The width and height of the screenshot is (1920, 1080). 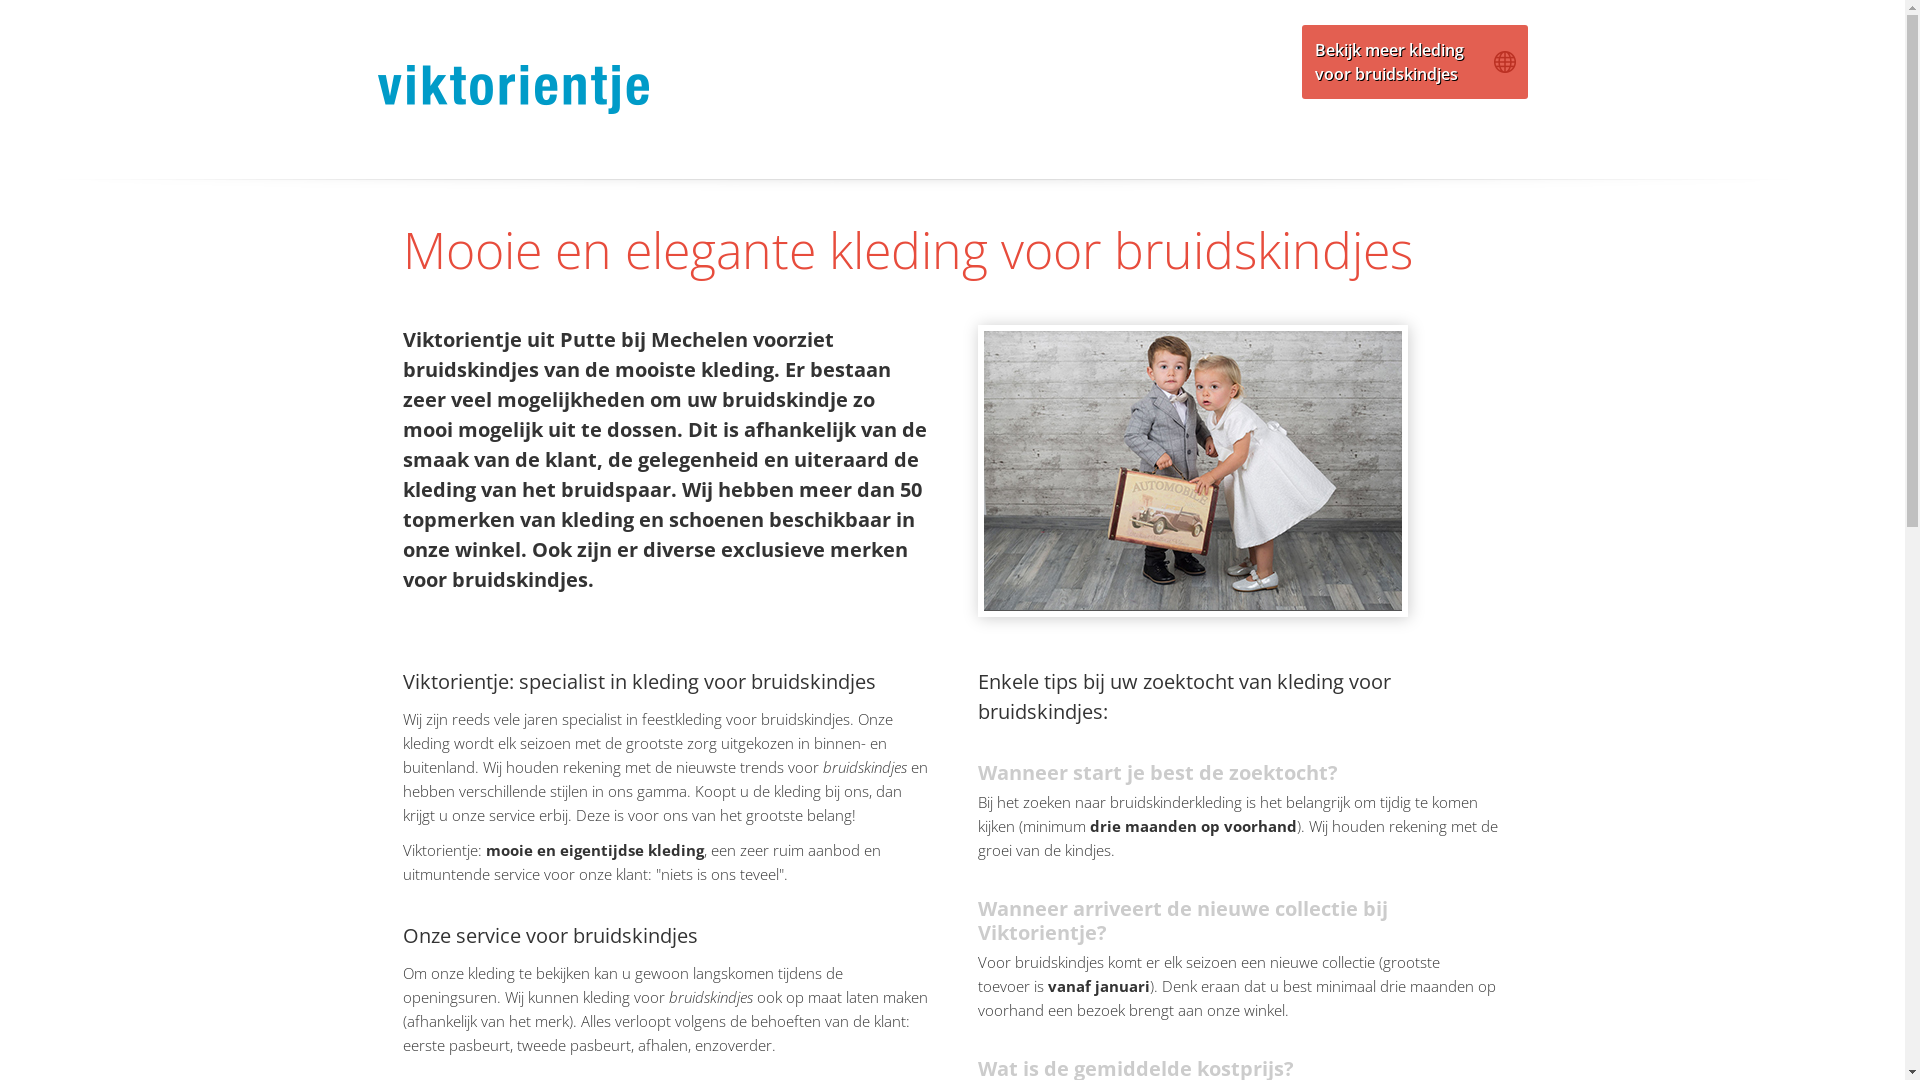 What do you see at coordinates (1414, 60) in the screenshot?
I see `'Bekijk meer kleding` at bounding box center [1414, 60].